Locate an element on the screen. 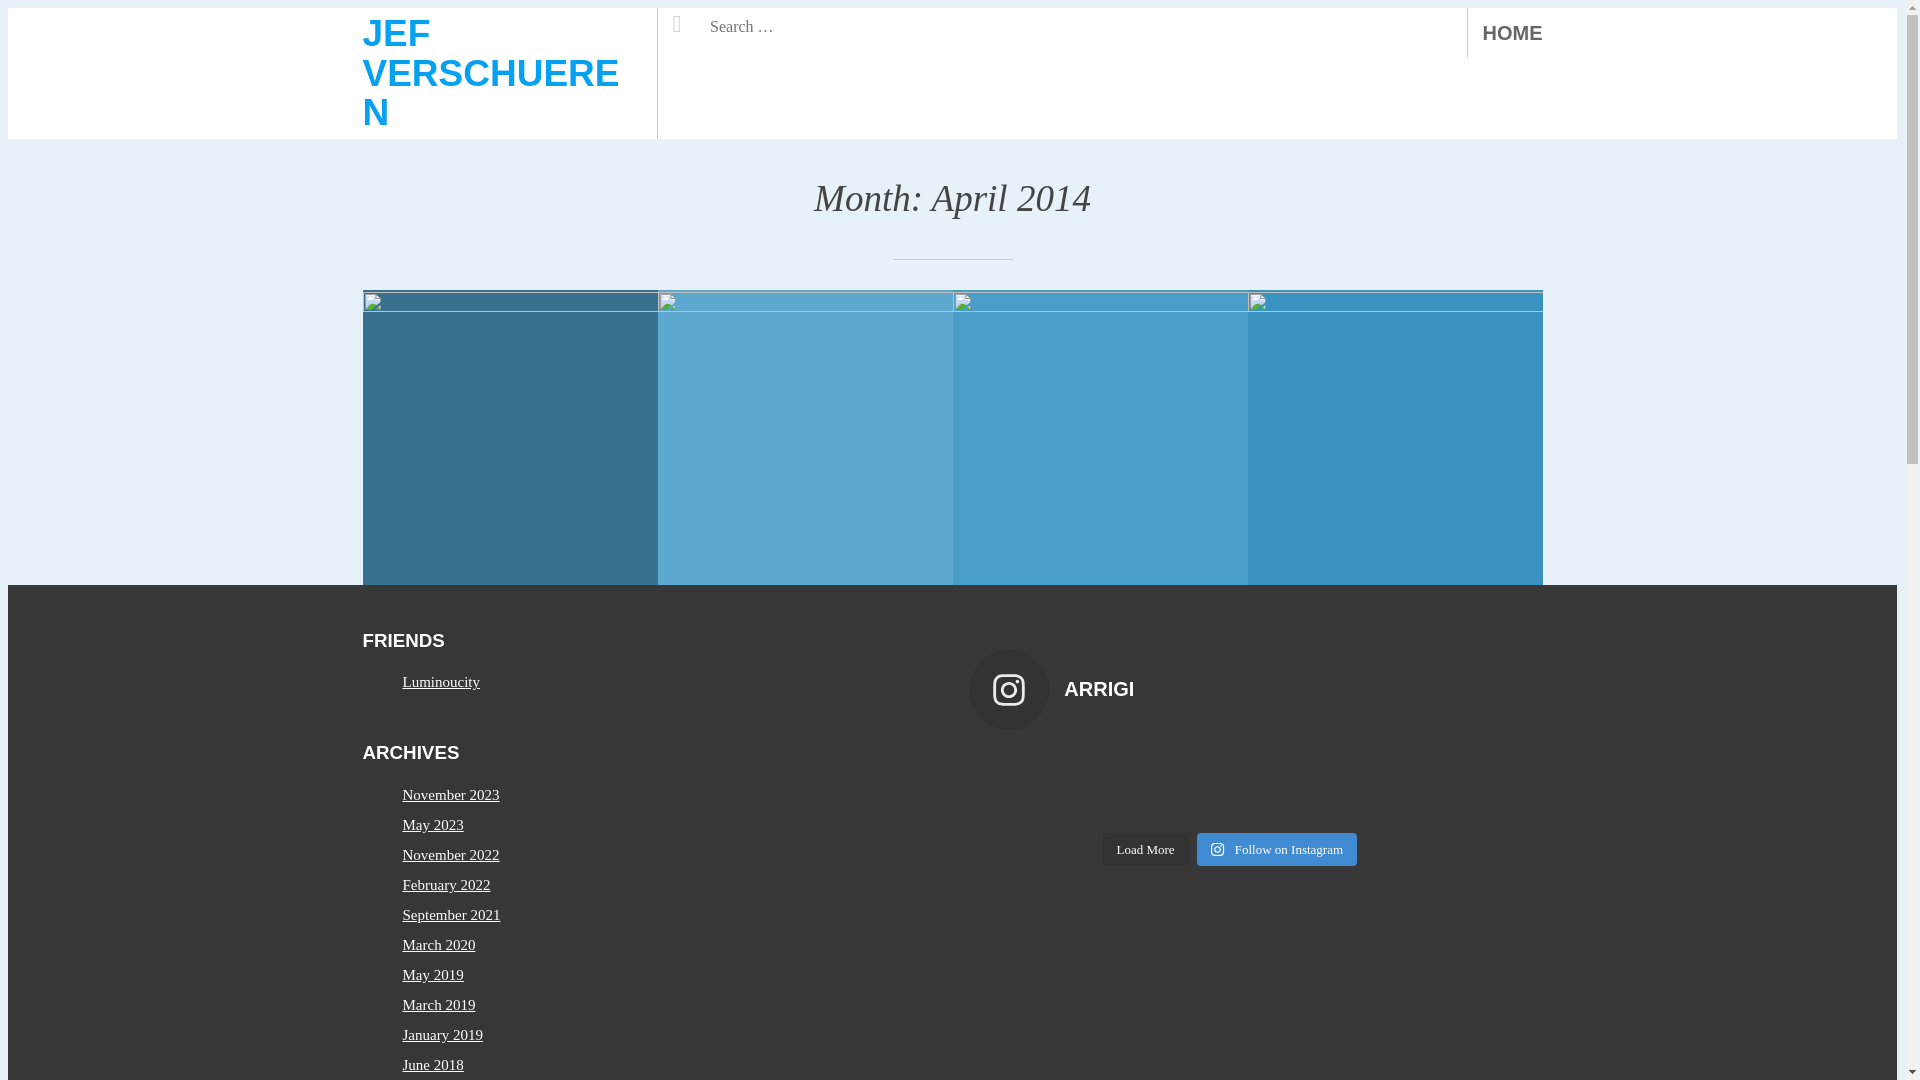 The width and height of the screenshot is (1920, 1080). 'Luminoucity' is located at coordinates (440, 681).